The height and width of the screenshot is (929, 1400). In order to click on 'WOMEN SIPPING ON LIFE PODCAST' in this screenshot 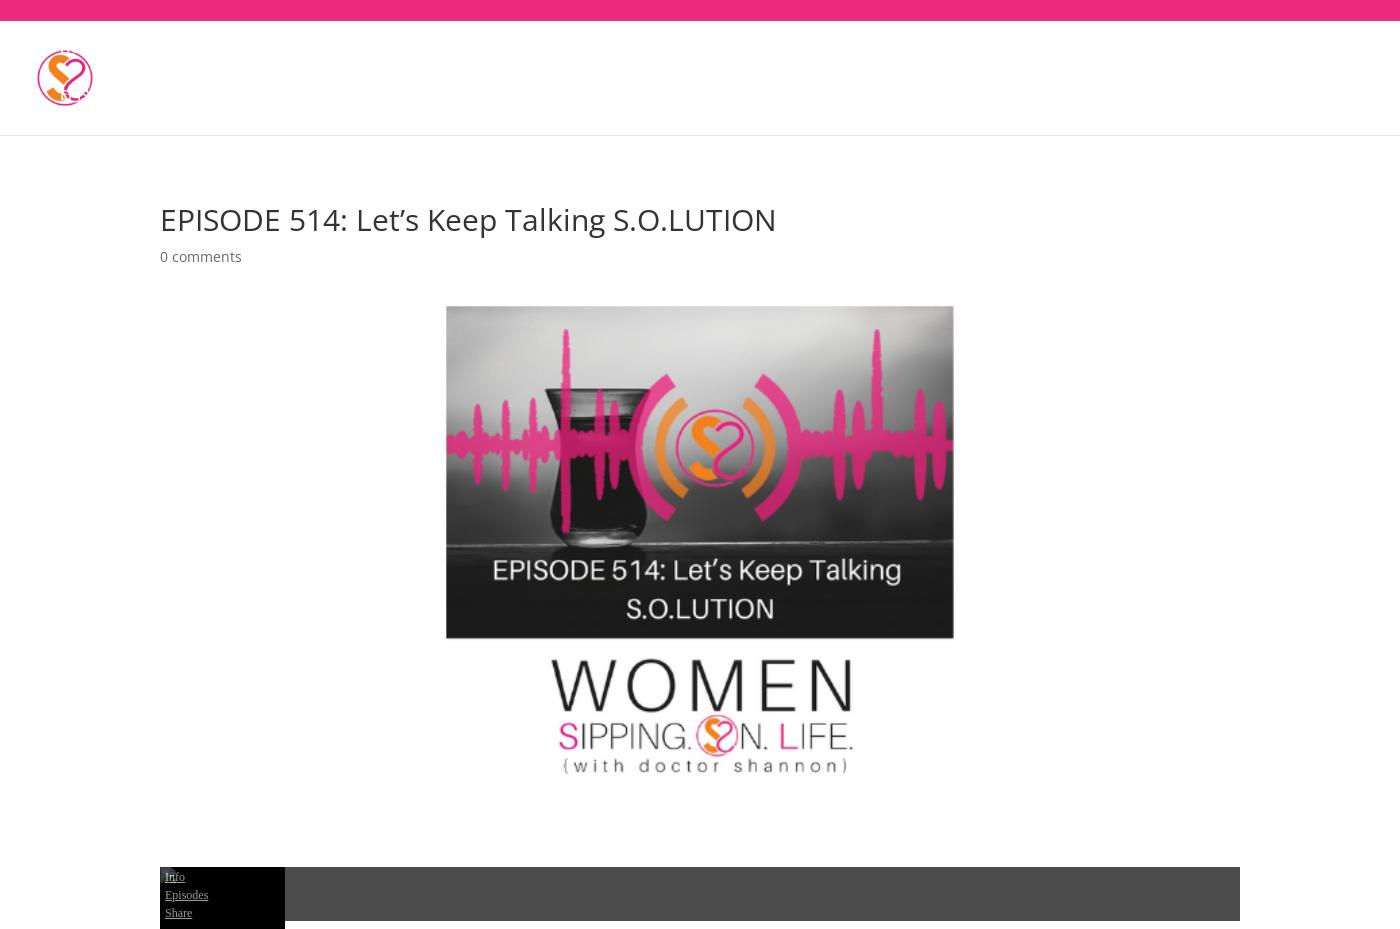, I will do `click(595, 107)`.